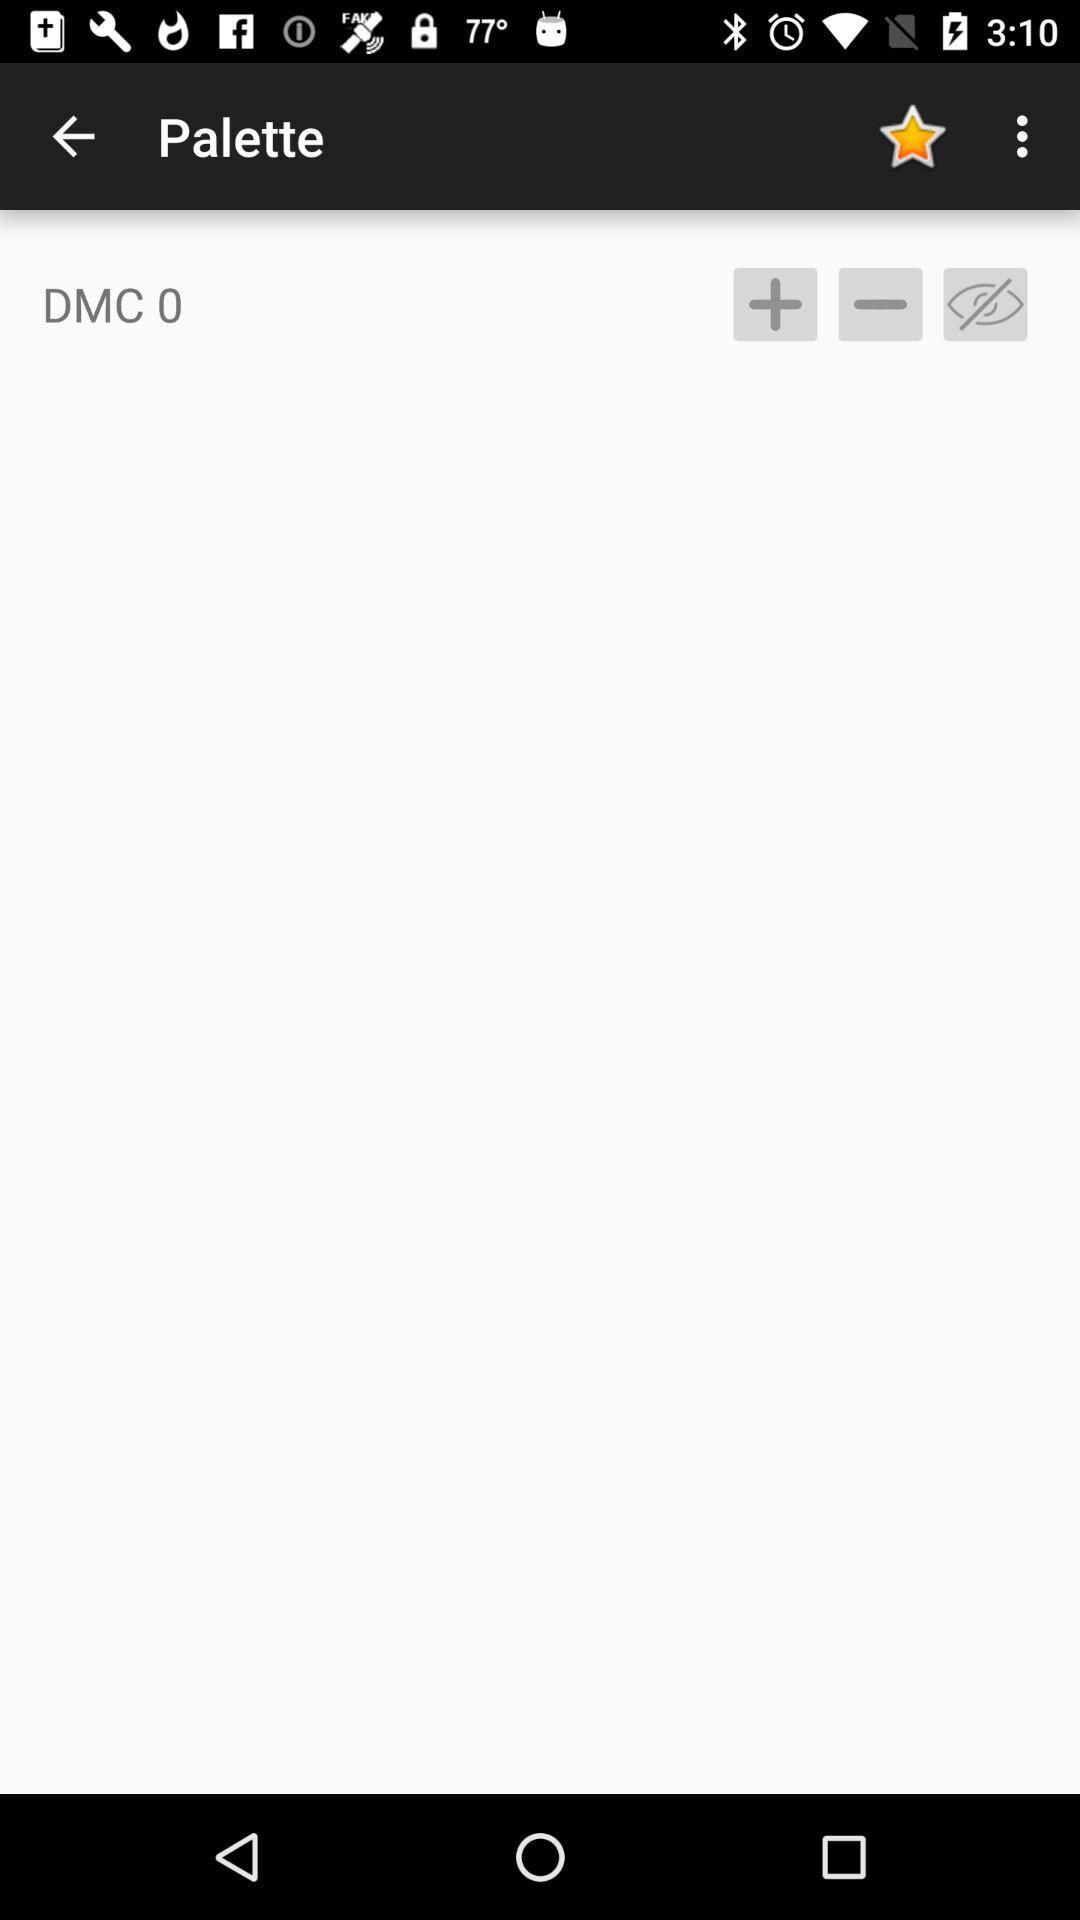 The height and width of the screenshot is (1920, 1080). I want to click on the icon above the dmc 0, so click(72, 135).